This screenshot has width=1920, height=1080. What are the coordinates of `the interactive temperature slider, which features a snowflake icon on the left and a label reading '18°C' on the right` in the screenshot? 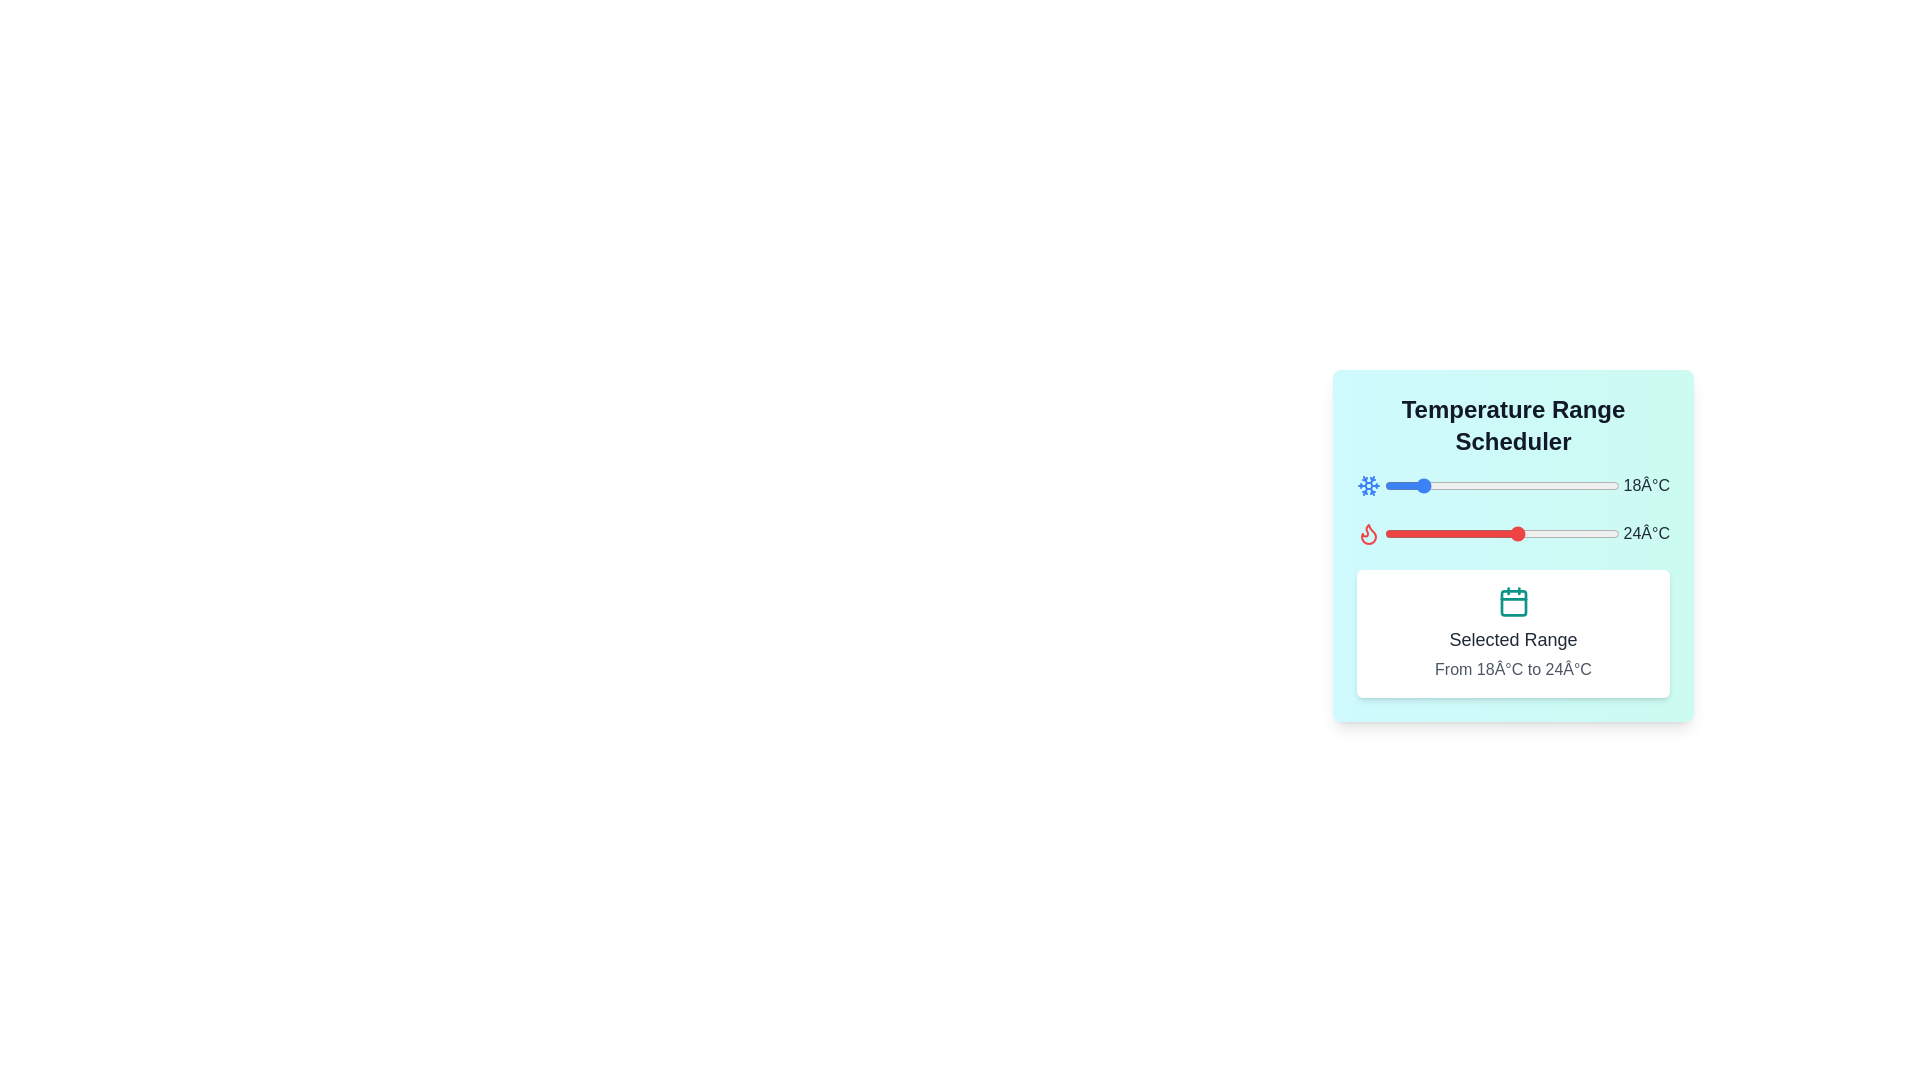 It's located at (1513, 486).